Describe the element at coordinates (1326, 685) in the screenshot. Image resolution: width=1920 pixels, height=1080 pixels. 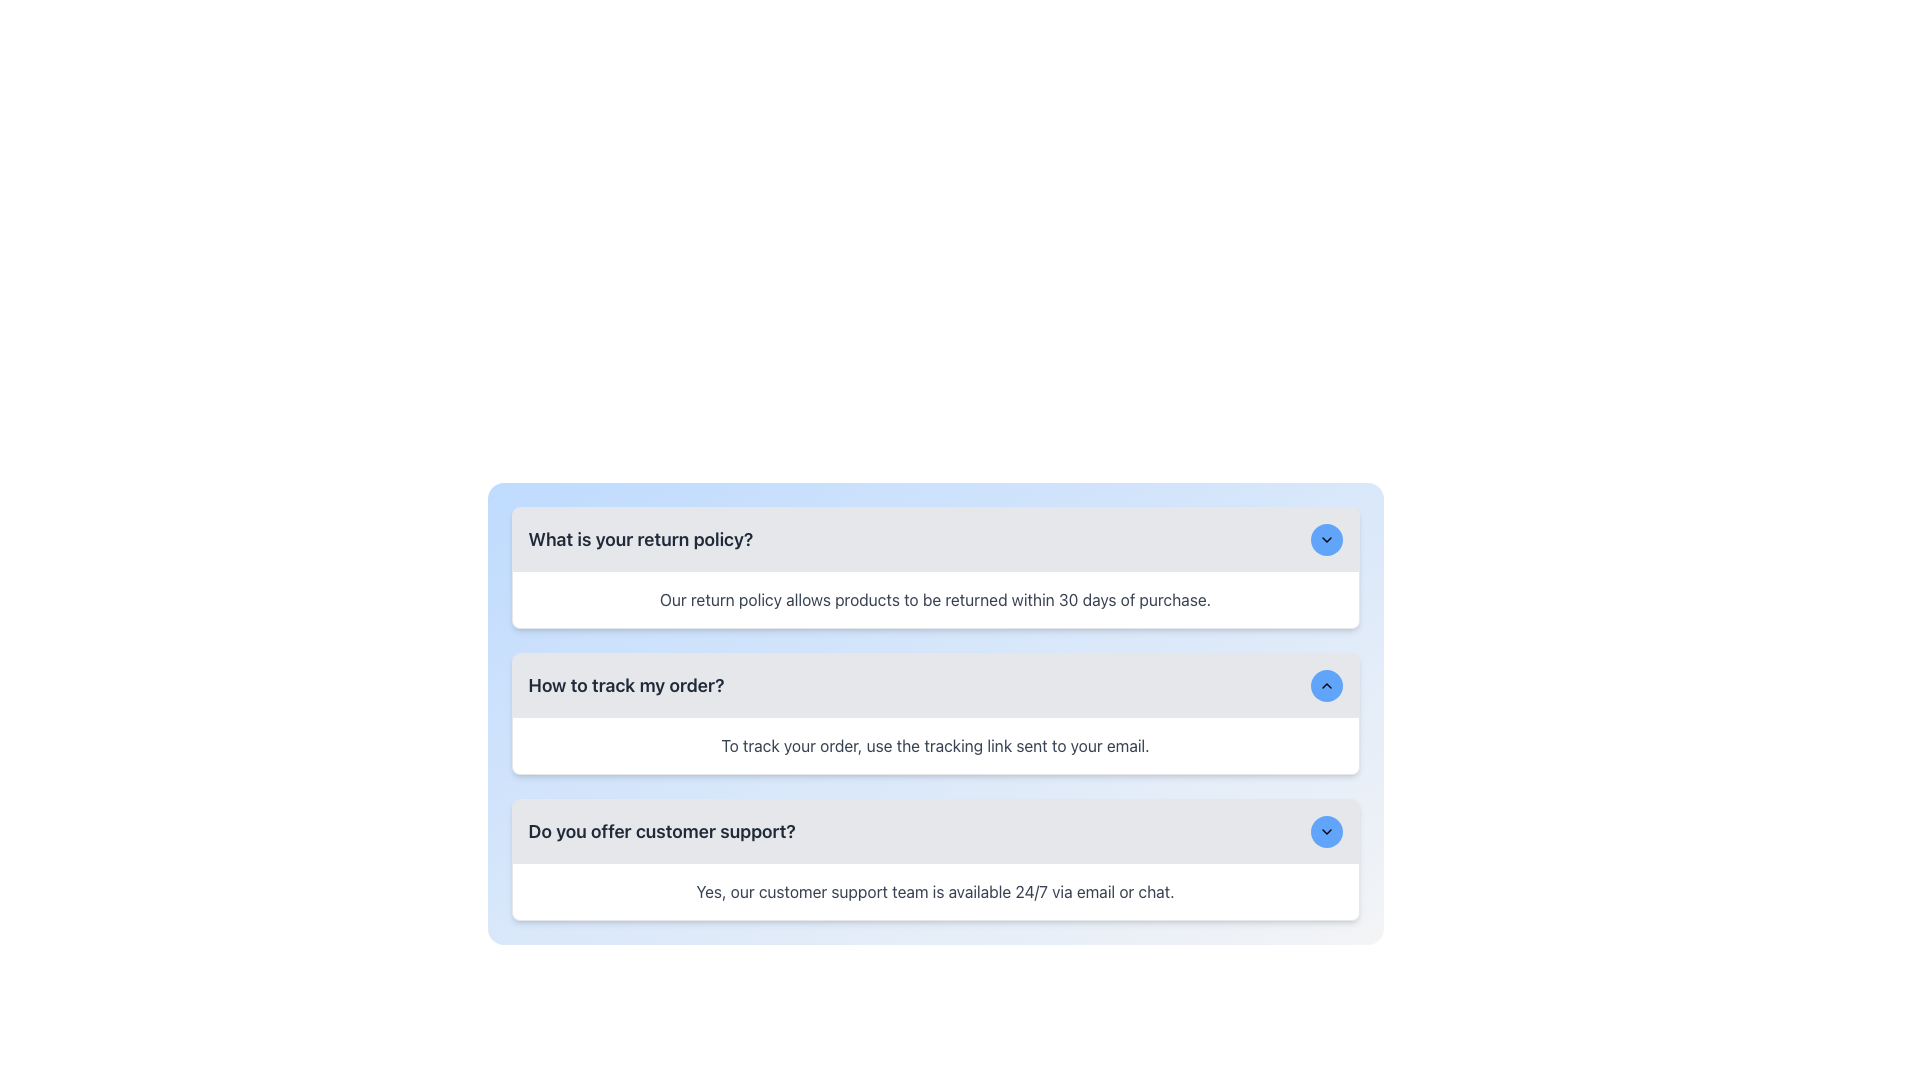
I see `the circular blue button with an upward-pointing chevron icon, located on the right end of the panel containing the question 'How to track my order?'` at that location.